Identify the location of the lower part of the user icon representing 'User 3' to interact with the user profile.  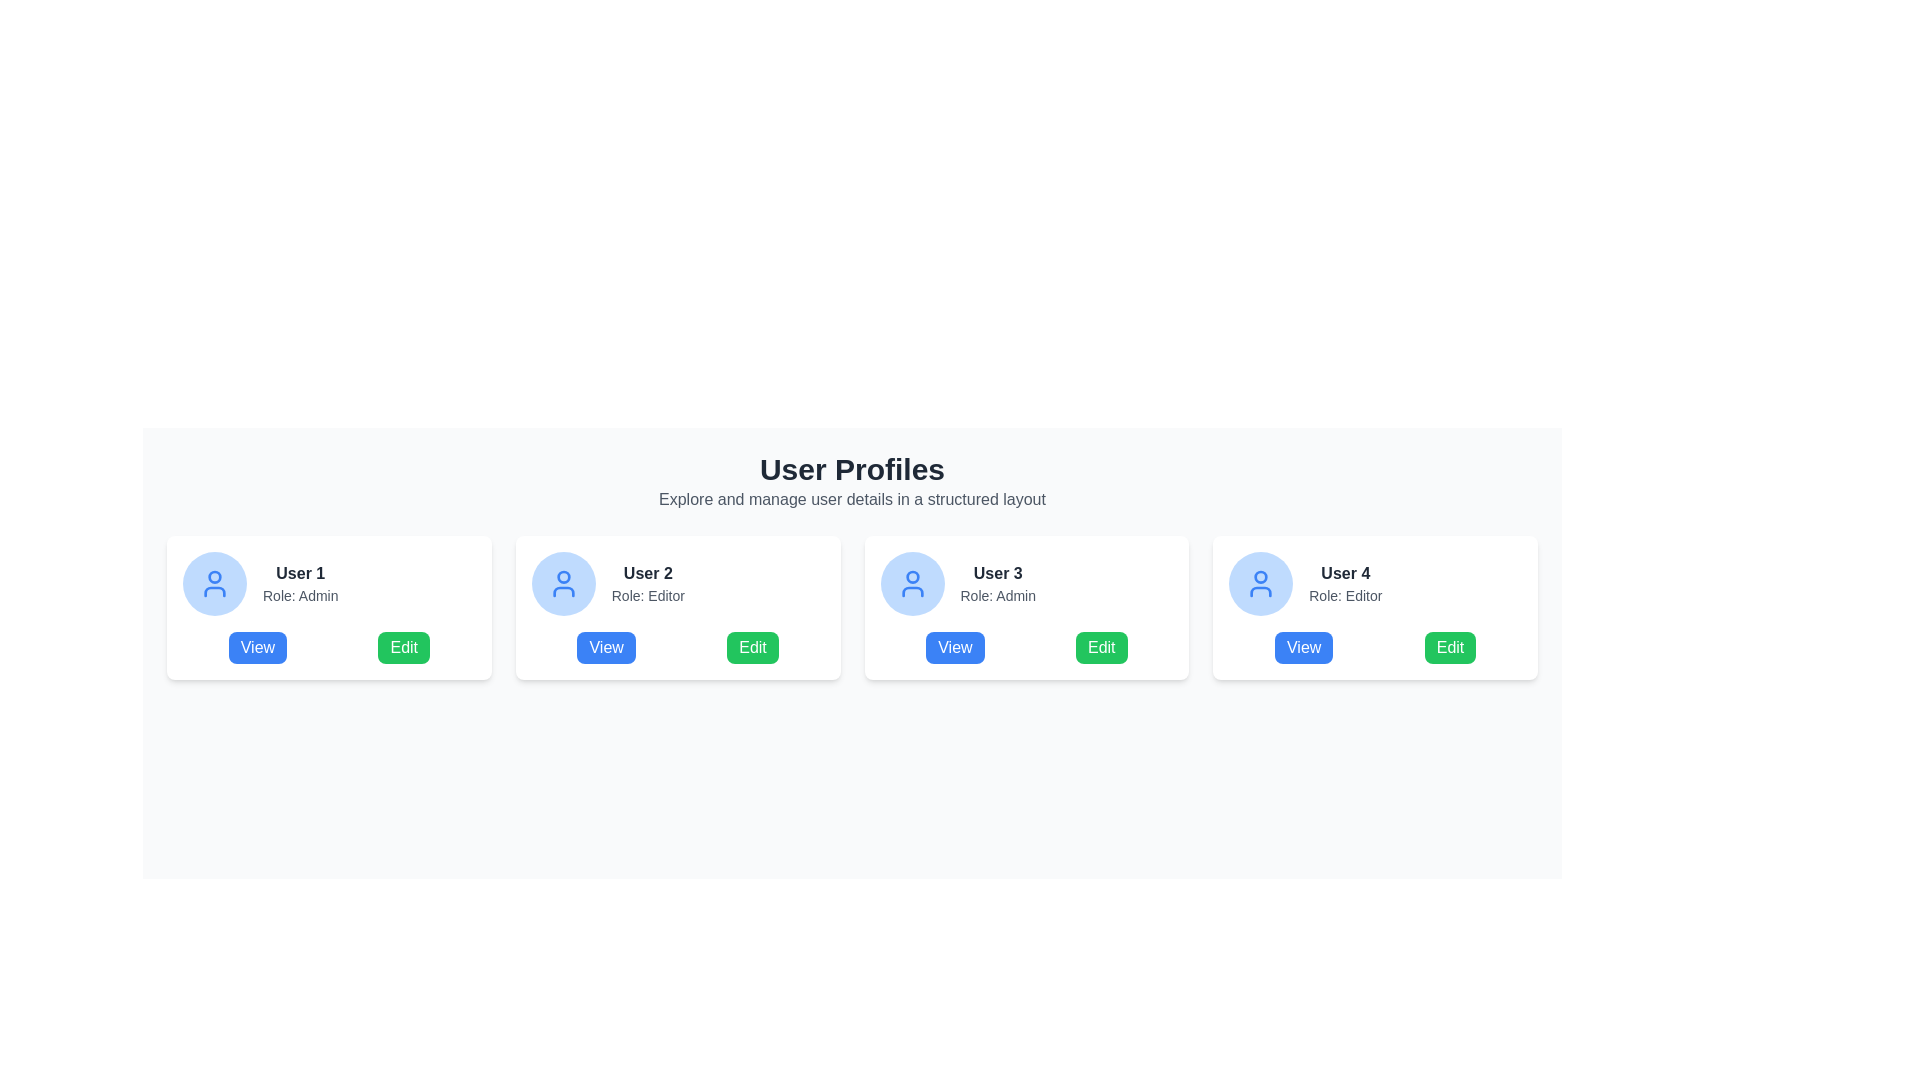
(911, 590).